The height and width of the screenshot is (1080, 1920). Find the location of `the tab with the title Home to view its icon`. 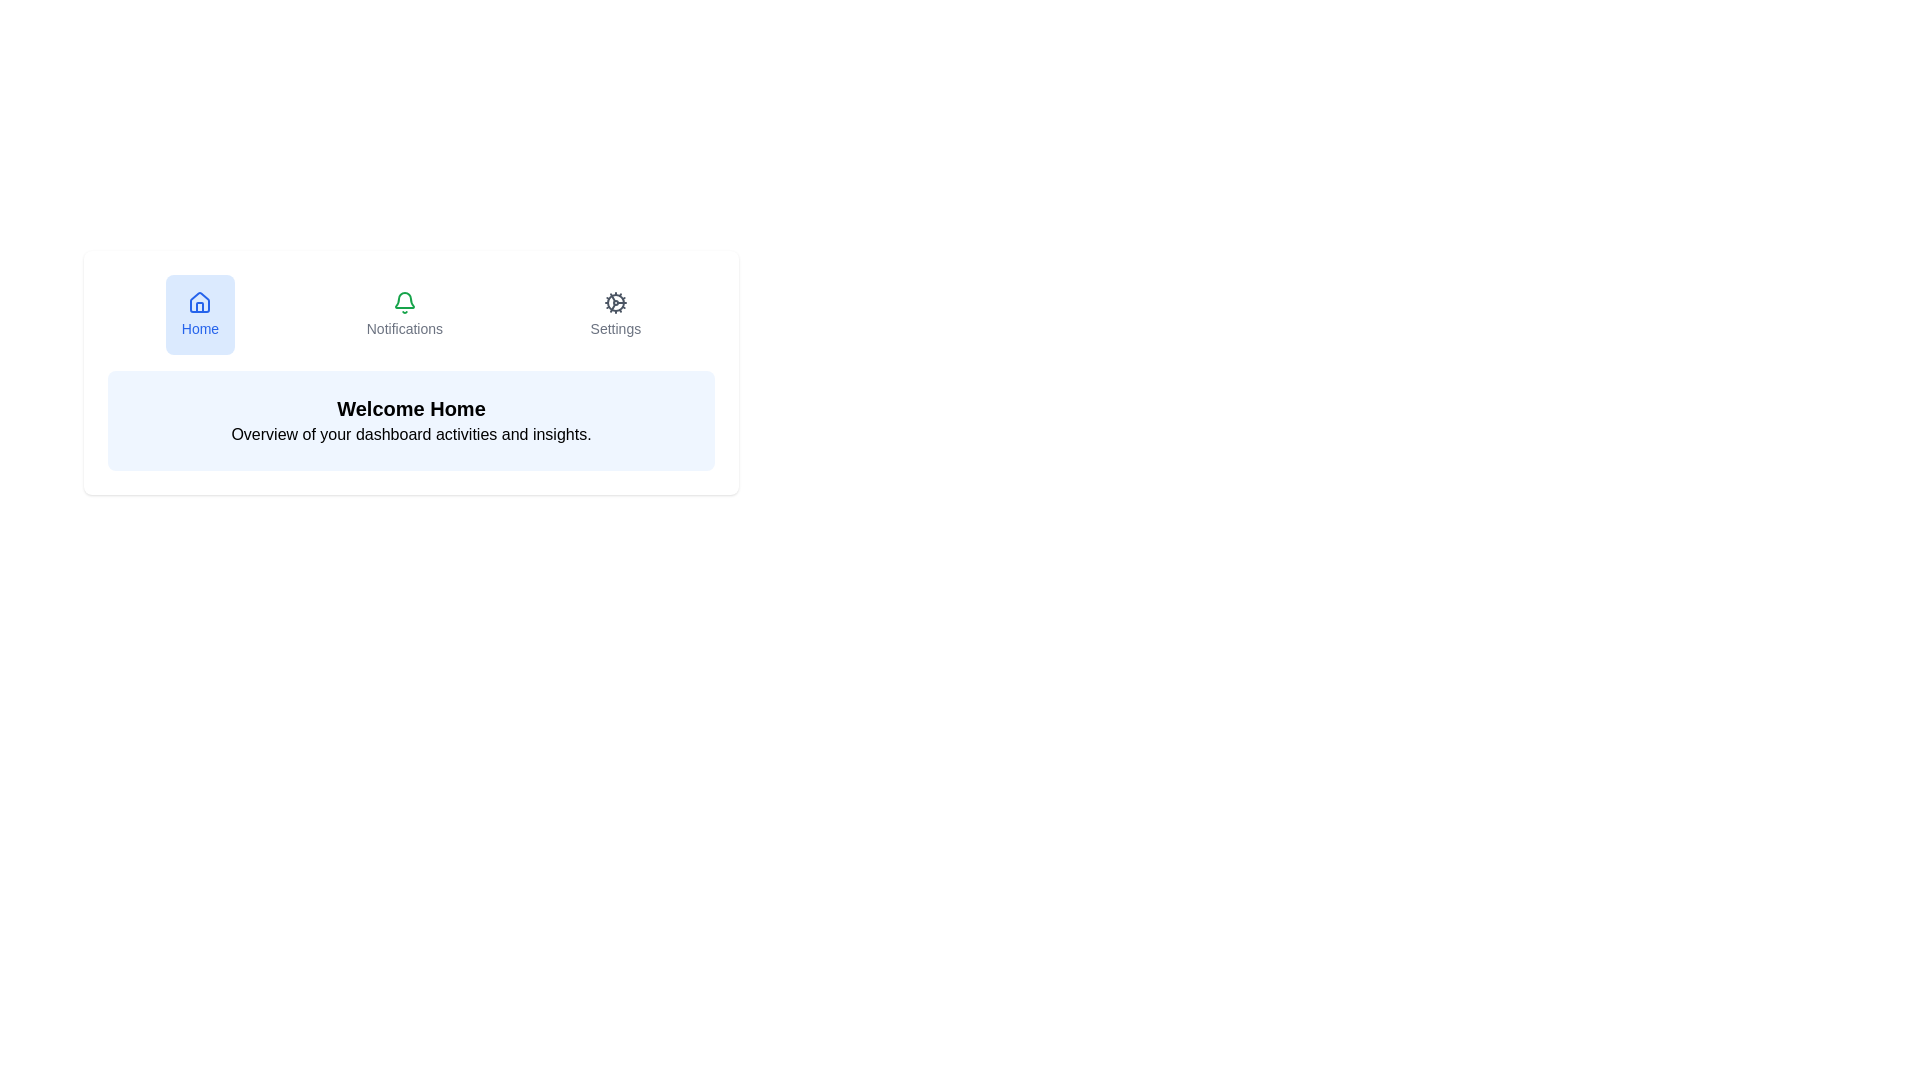

the tab with the title Home to view its icon is located at coordinates (200, 315).